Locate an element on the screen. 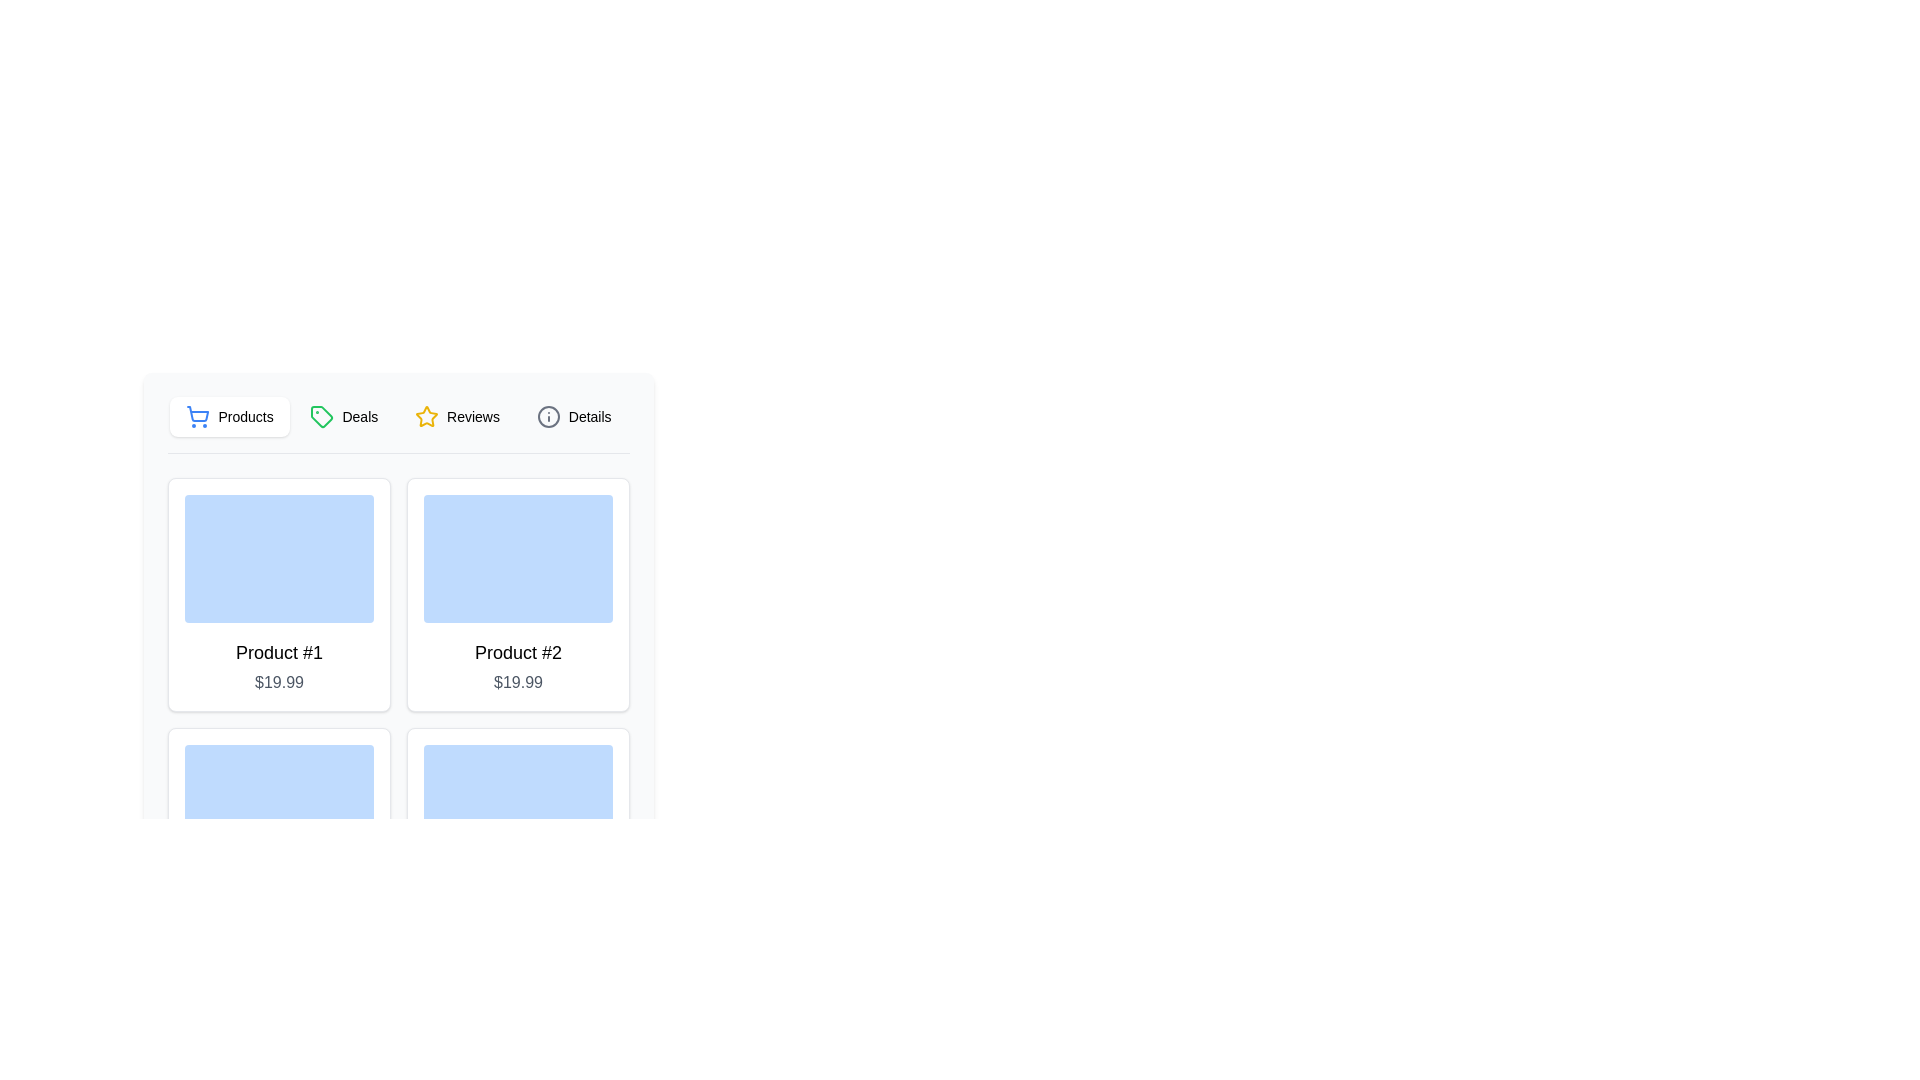  the product card located at the top-left corner of the grid is located at coordinates (278, 593).